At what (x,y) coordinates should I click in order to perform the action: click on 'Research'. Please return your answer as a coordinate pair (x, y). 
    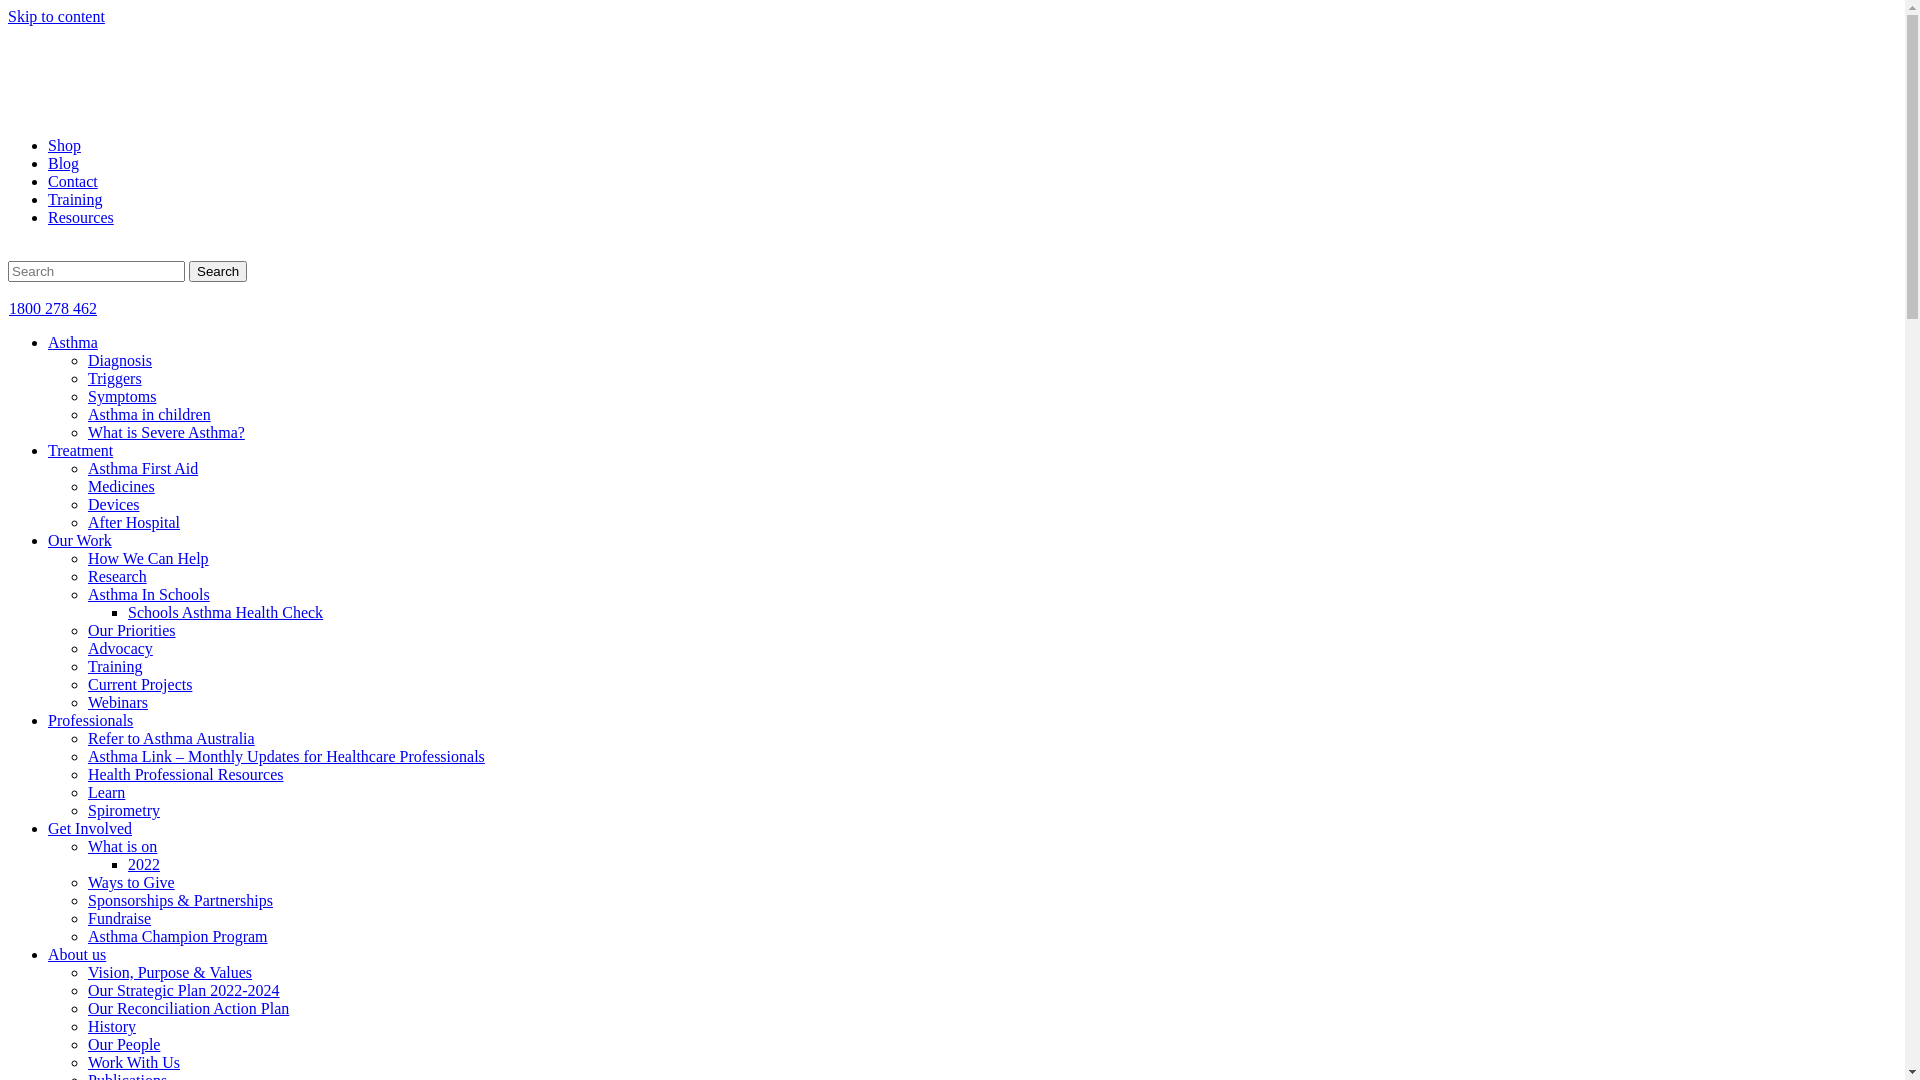
    Looking at the image, I should click on (116, 576).